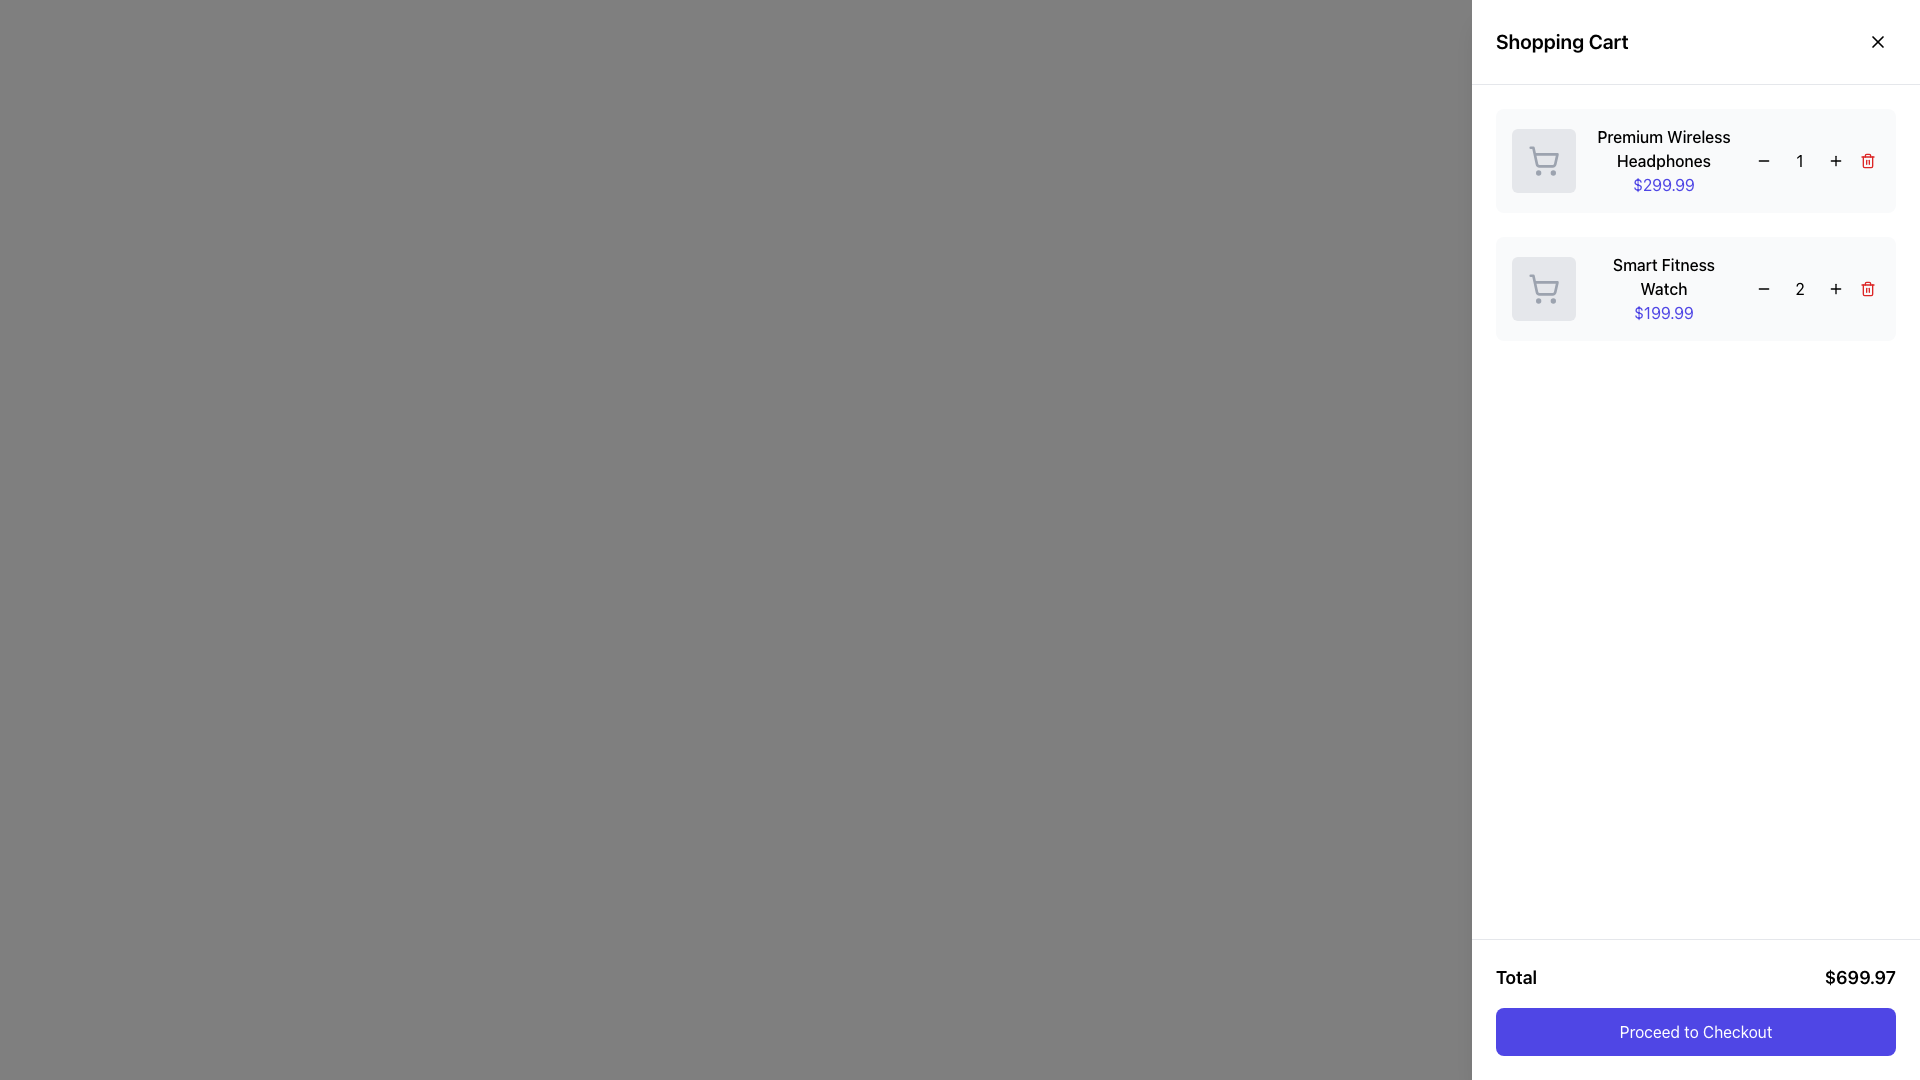 The height and width of the screenshot is (1080, 1920). Describe the element at coordinates (1815, 289) in the screenshot. I see `the numeric display for the 'Smart Fitness Watch' within the numeric adjustment component in the shopping cart, which is centrally positioned among its minus and plus buttons` at that location.